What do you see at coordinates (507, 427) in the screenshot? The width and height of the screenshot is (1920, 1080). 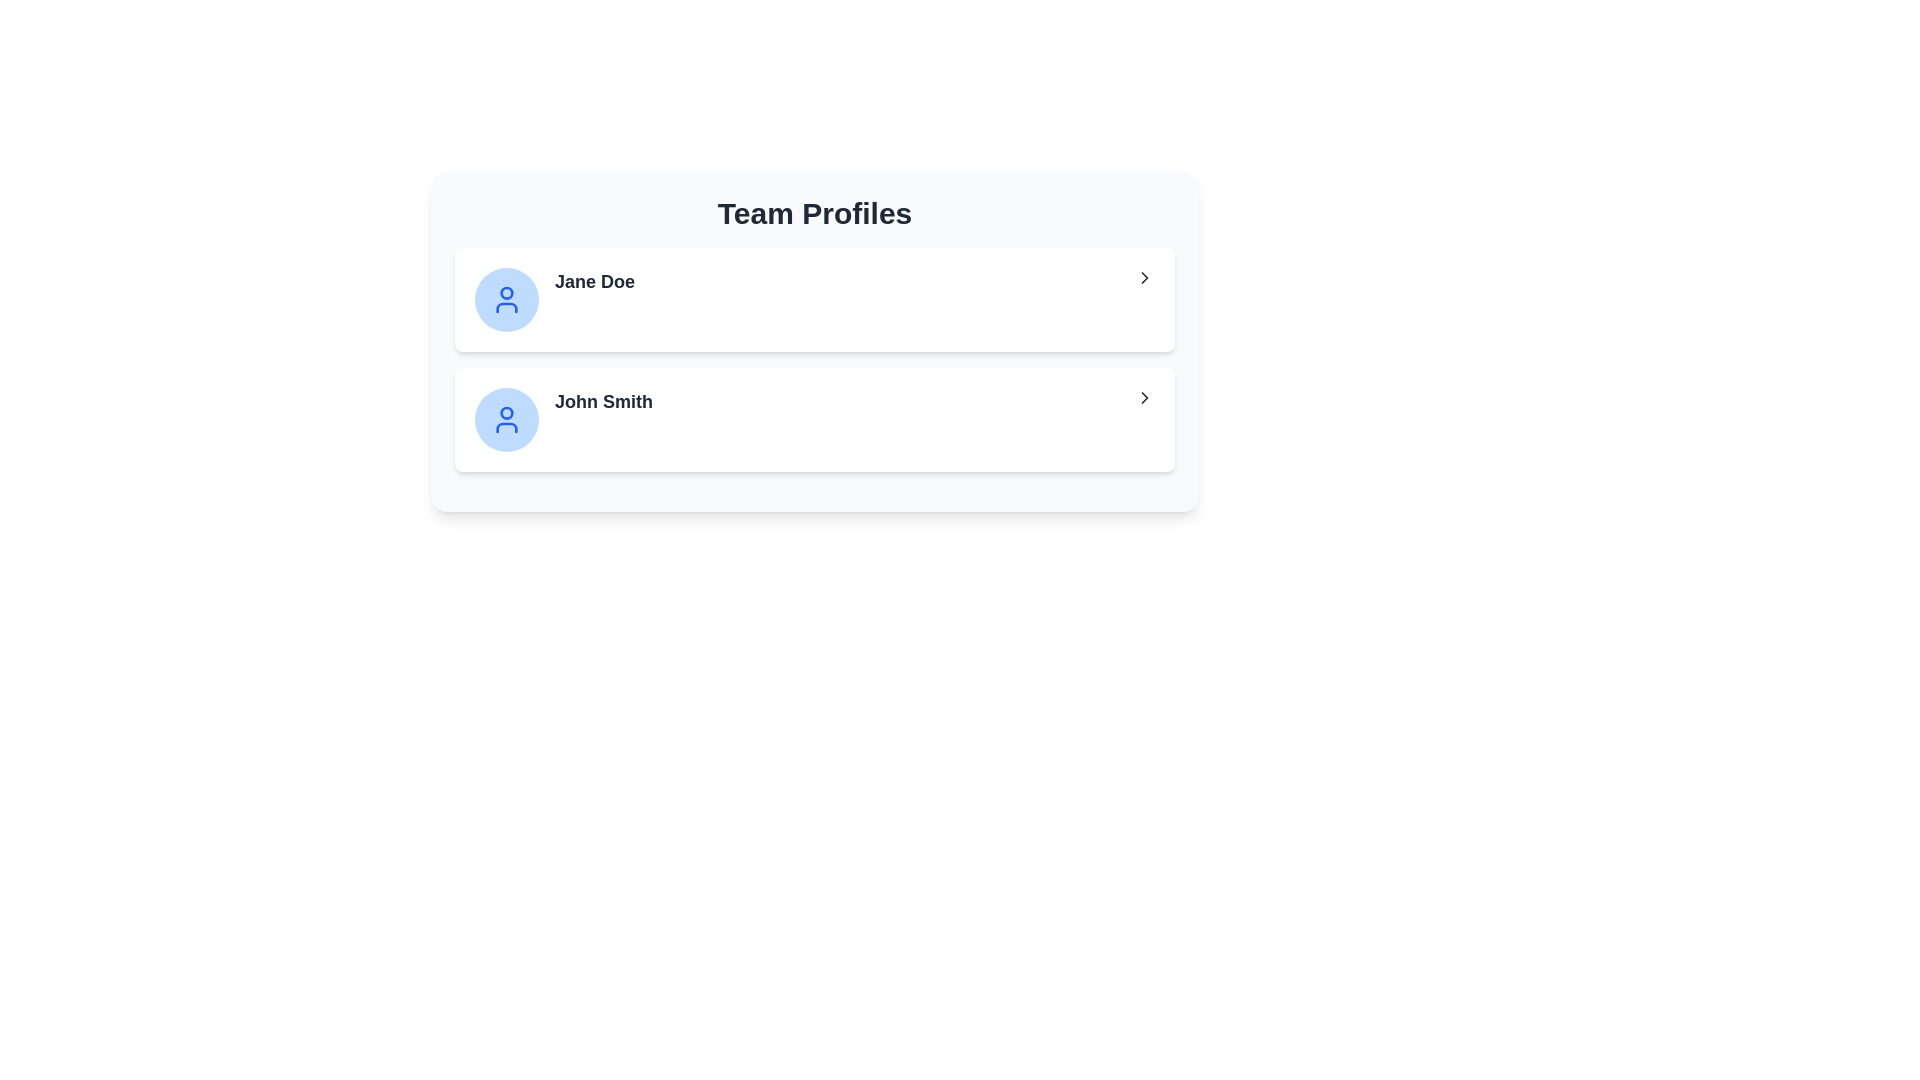 I see `the lower half of the user avatar icon, which is represented as a blue elliptical shape within the SVG illustration, located beneath the head icon and adjacent to 'John Smith'` at bounding box center [507, 427].